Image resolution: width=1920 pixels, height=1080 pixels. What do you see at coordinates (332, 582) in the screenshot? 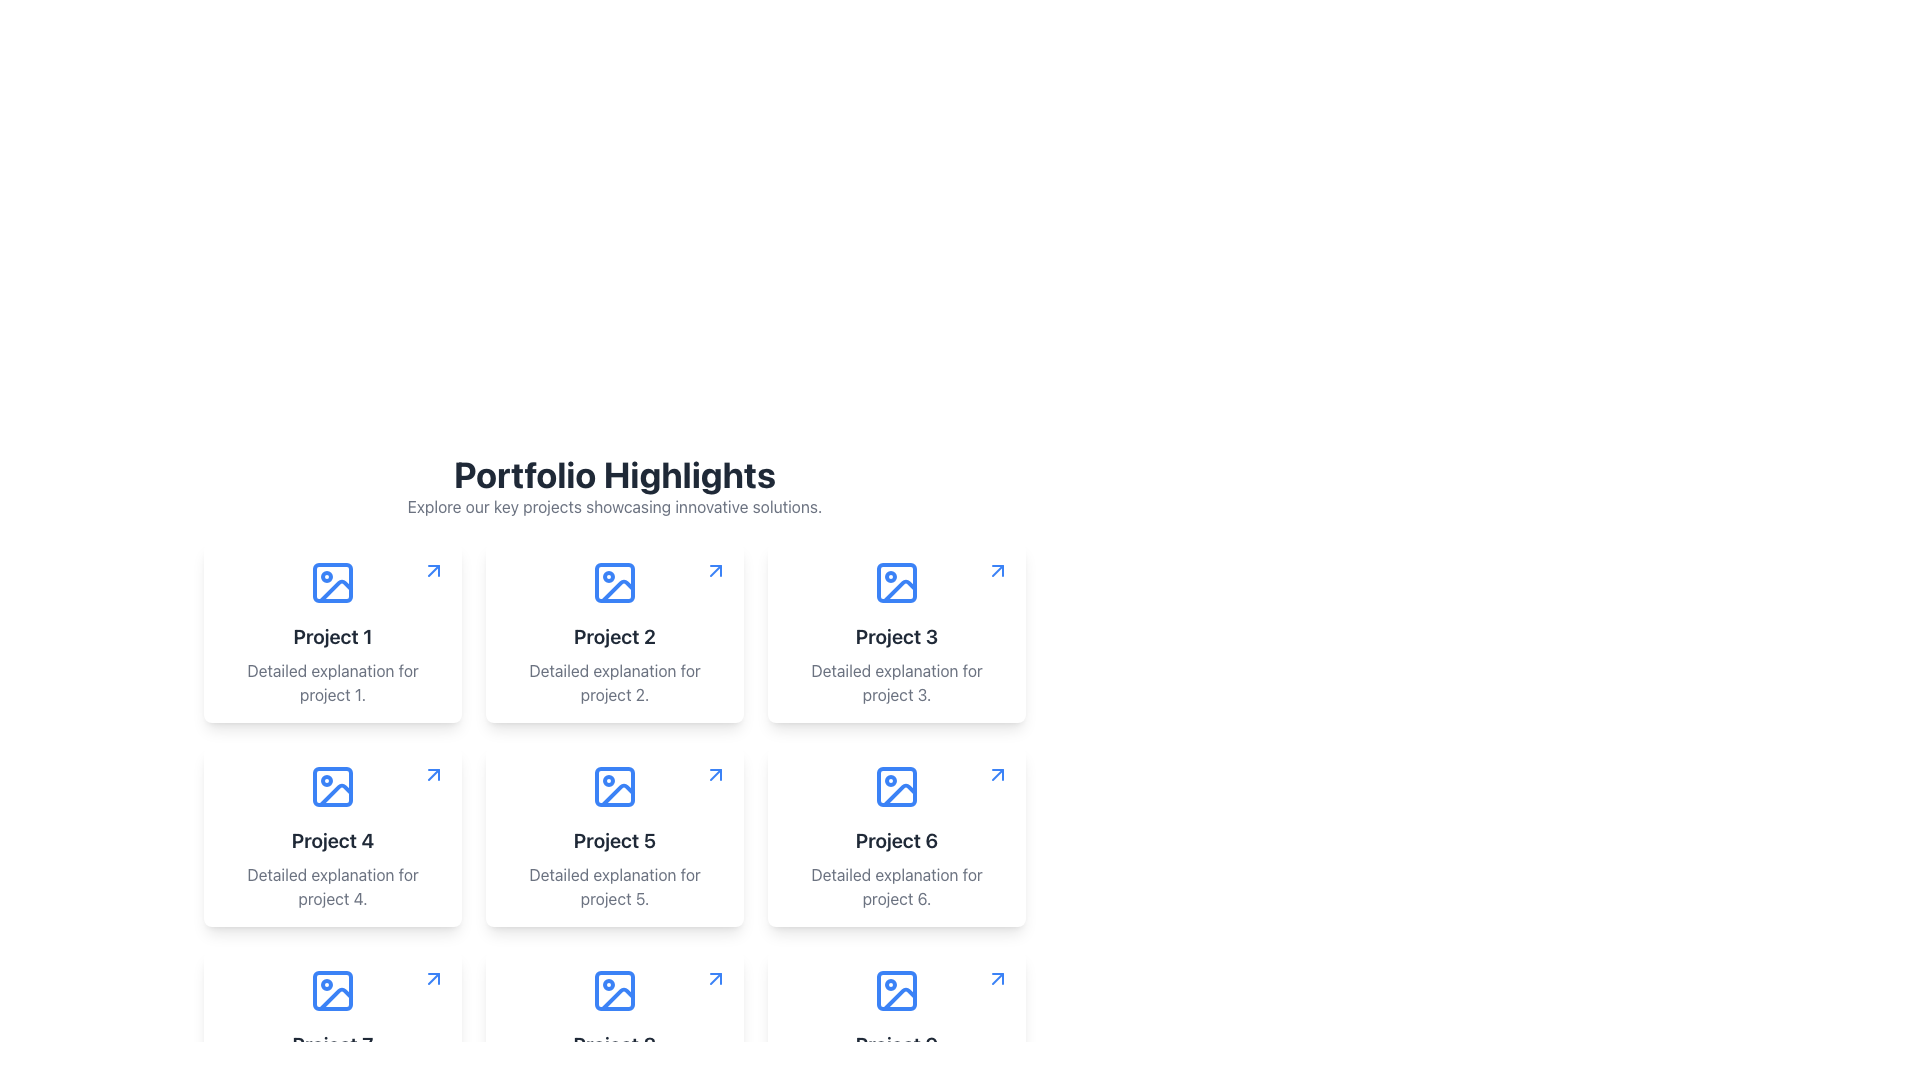
I see `the blue picture frame icon associated with 'Project 1', which is located at the top-center of the card labeled 'Project 1'` at bounding box center [332, 582].